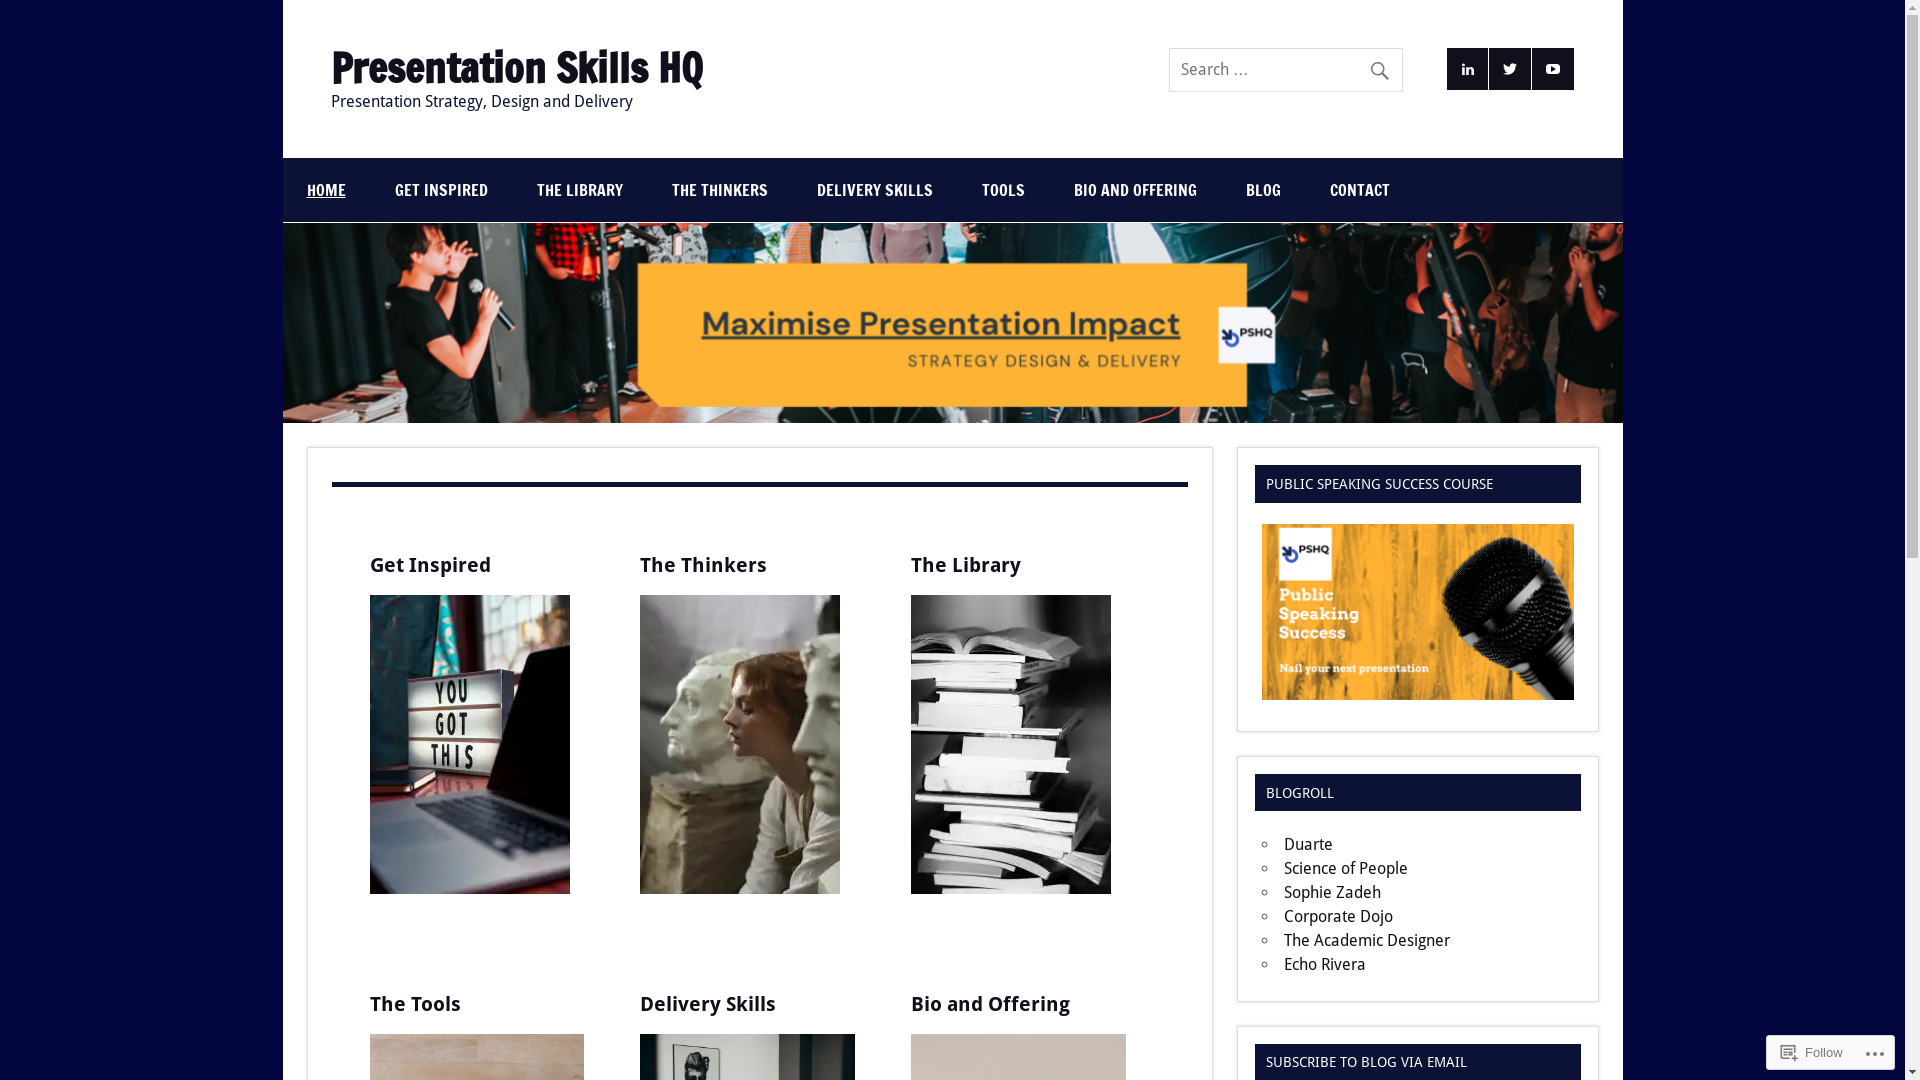 The height and width of the screenshot is (1080, 1920). Describe the element at coordinates (325, 189) in the screenshot. I see `'HOME'` at that location.